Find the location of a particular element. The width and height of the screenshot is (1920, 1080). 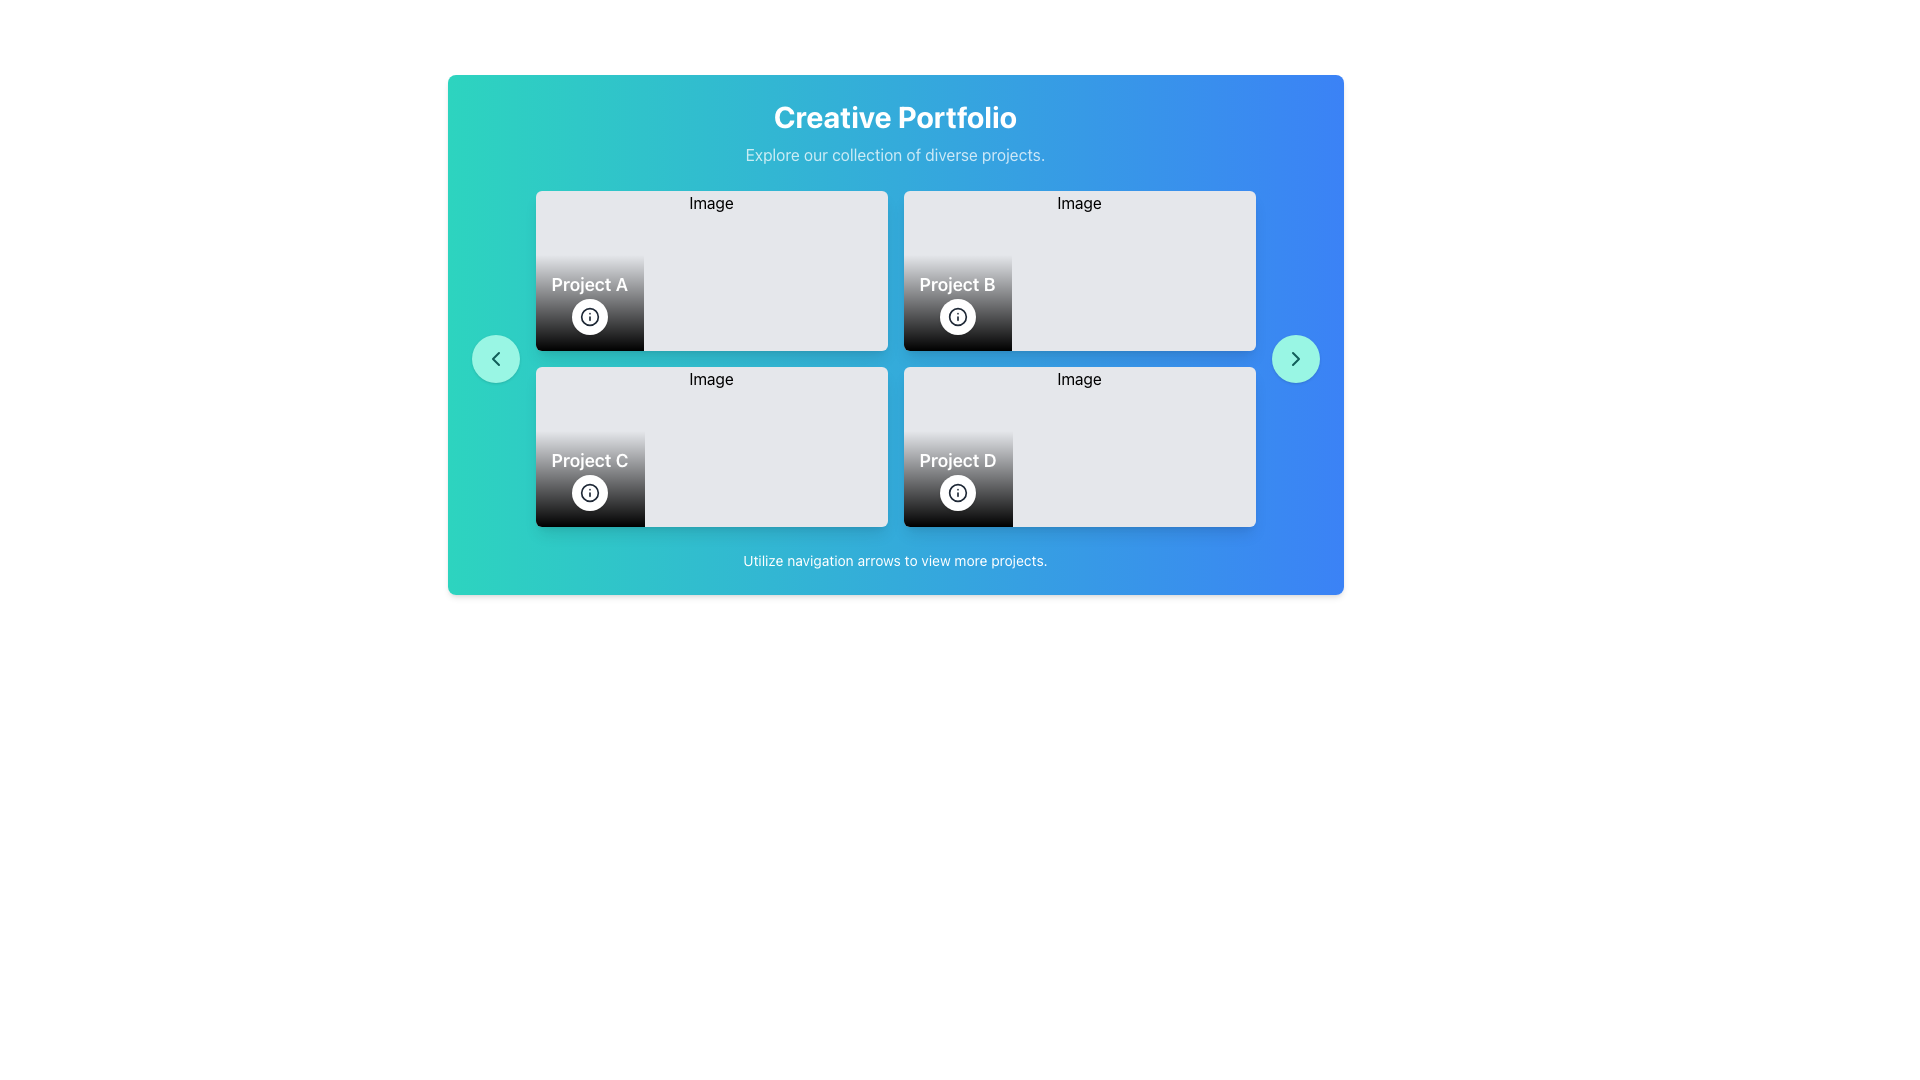

the text label displaying 'Project D' which is located in the bottom-right card of the grid layout, above a circular button and aligned towards the center-left is located at coordinates (957, 461).